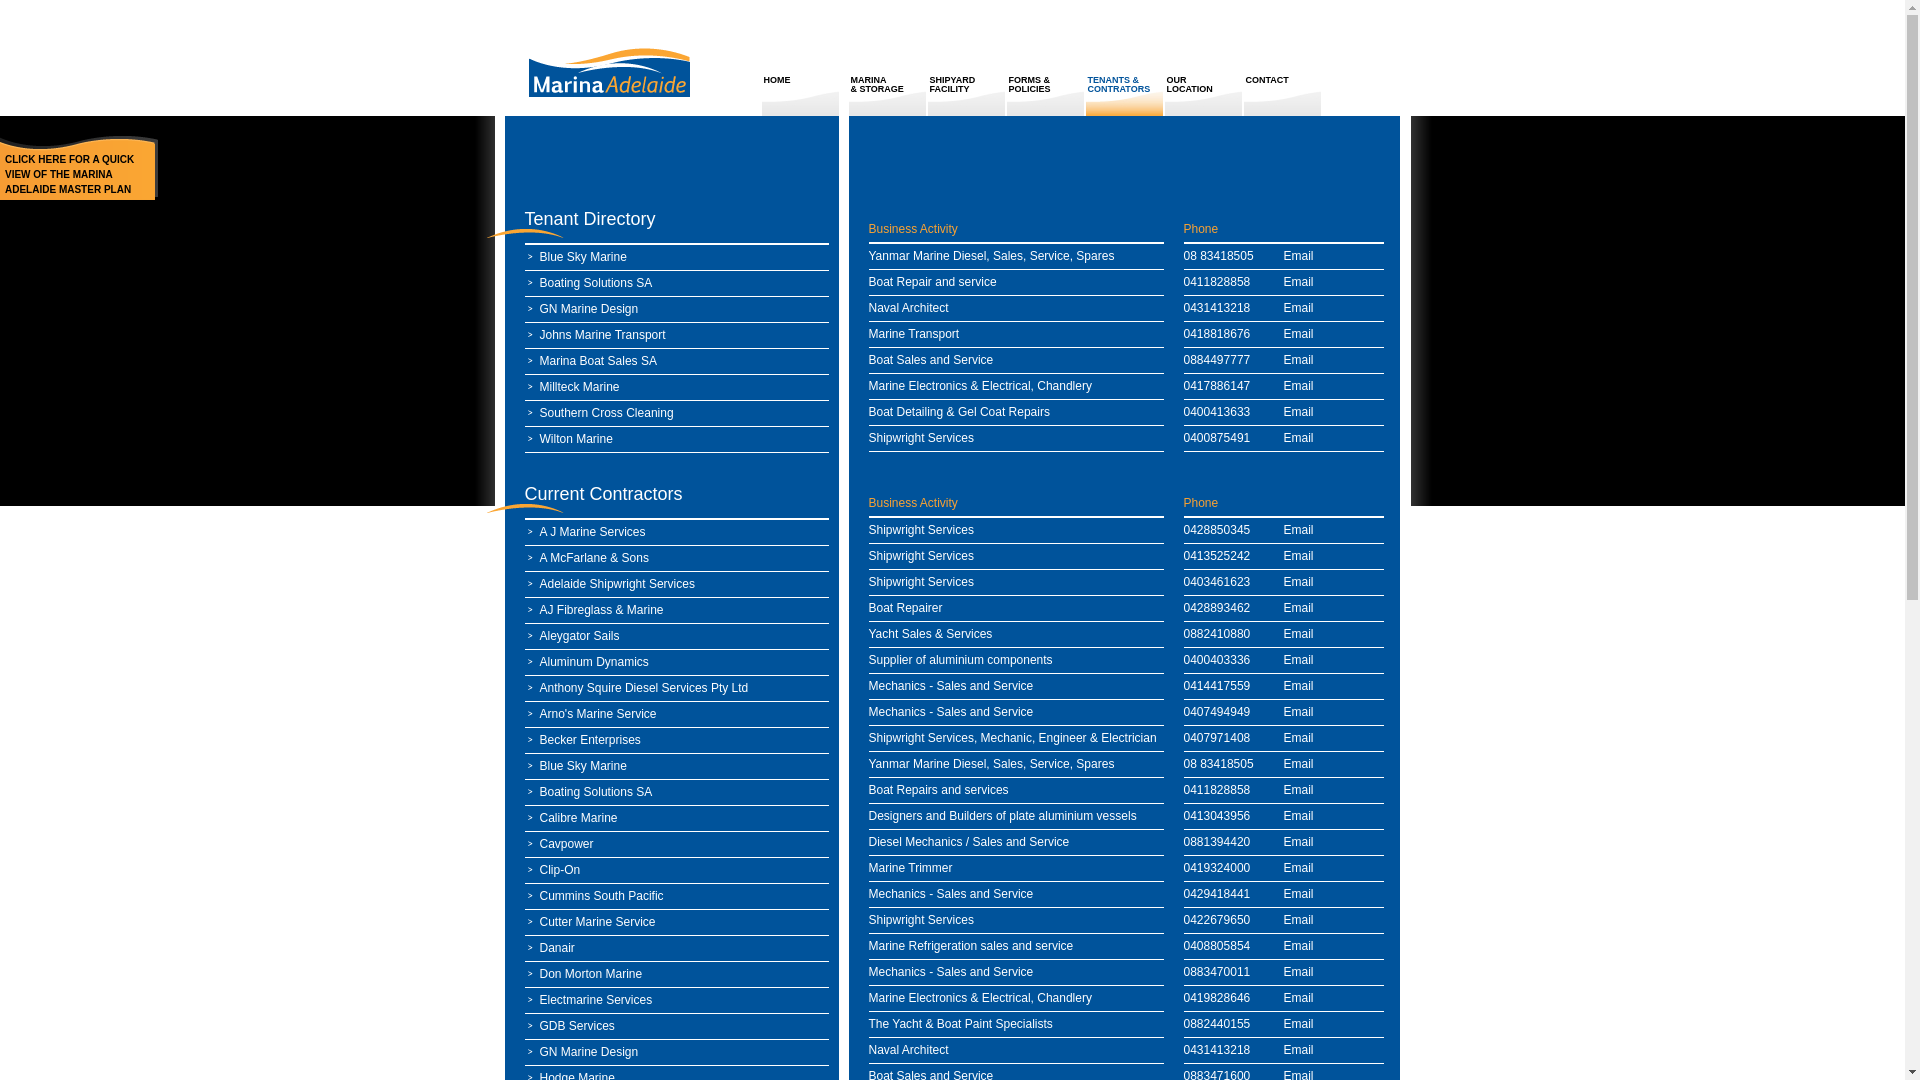  What do you see at coordinates (1299, 711) in the screenshot?
I see `'Email'` at bounding box center [1299, 711].